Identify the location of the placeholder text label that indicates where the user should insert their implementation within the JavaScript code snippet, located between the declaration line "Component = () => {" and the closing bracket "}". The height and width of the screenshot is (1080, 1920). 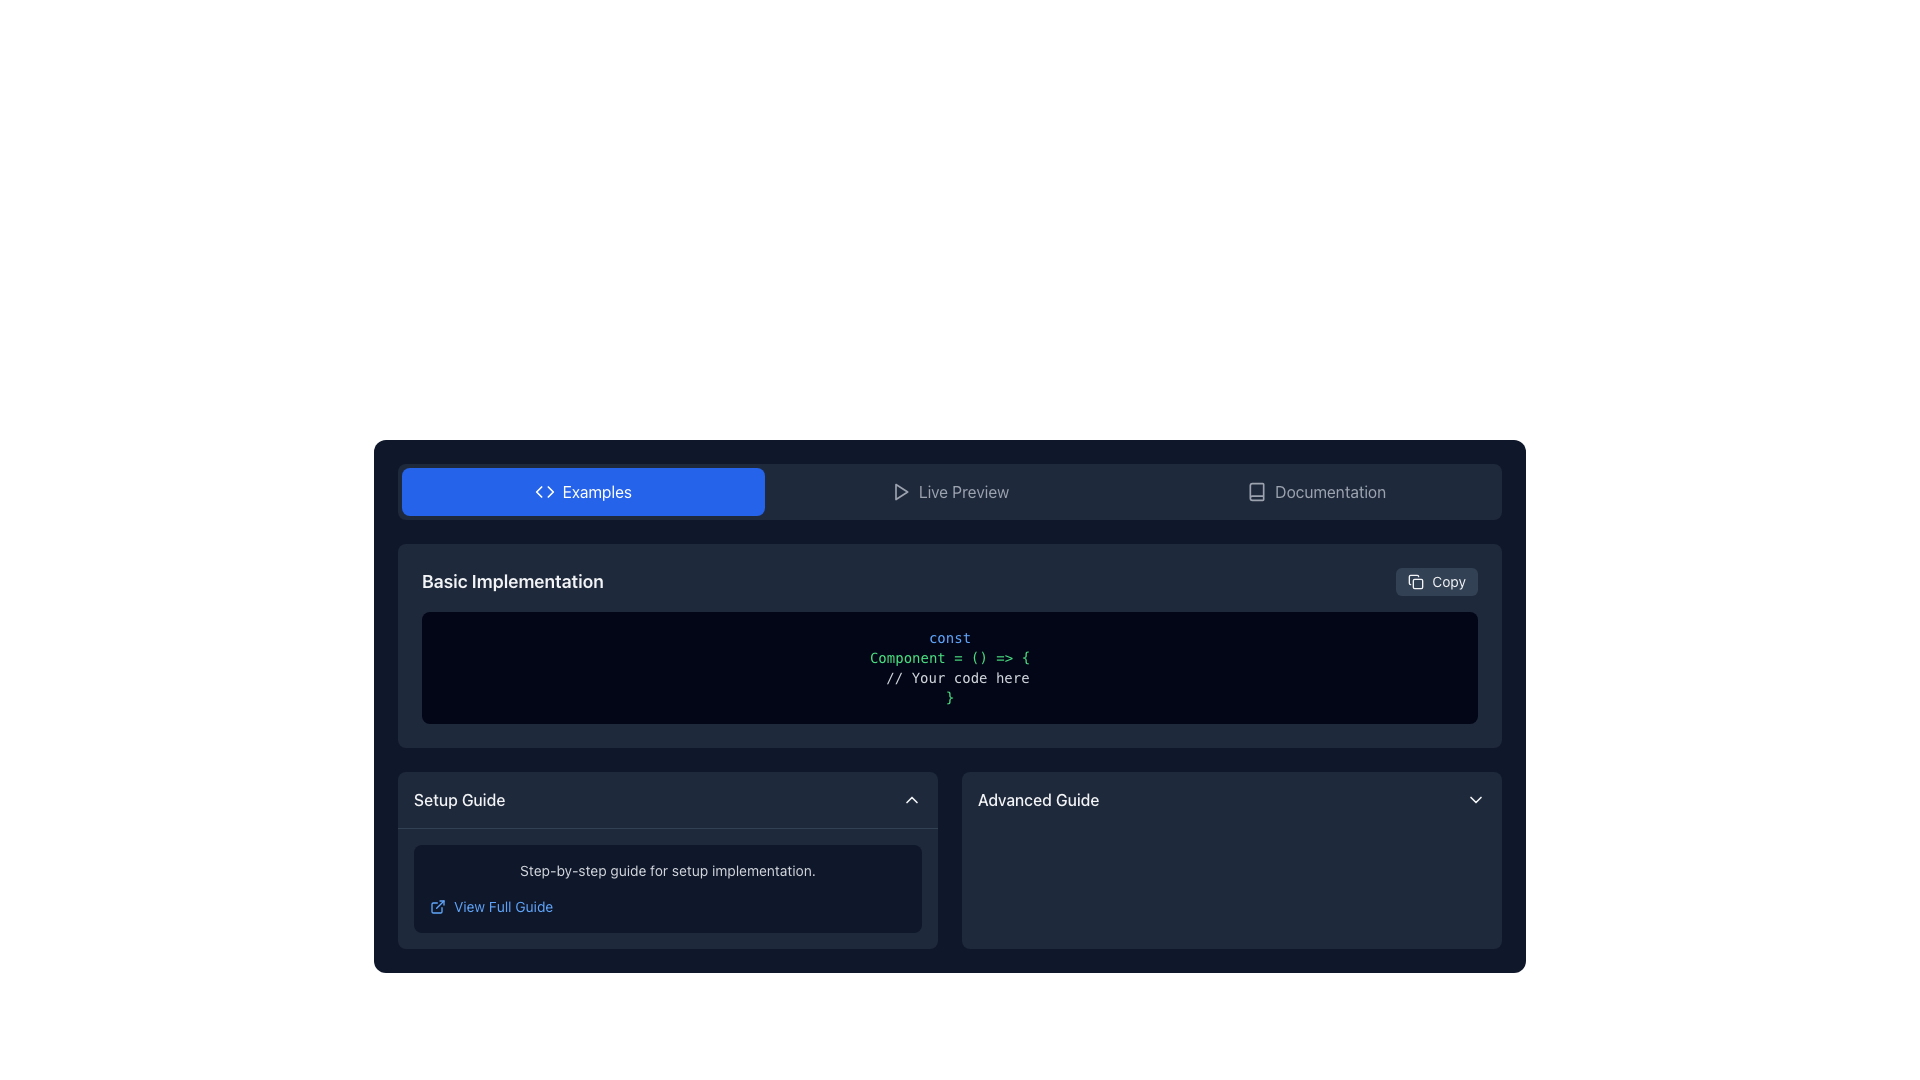
(949, 677).